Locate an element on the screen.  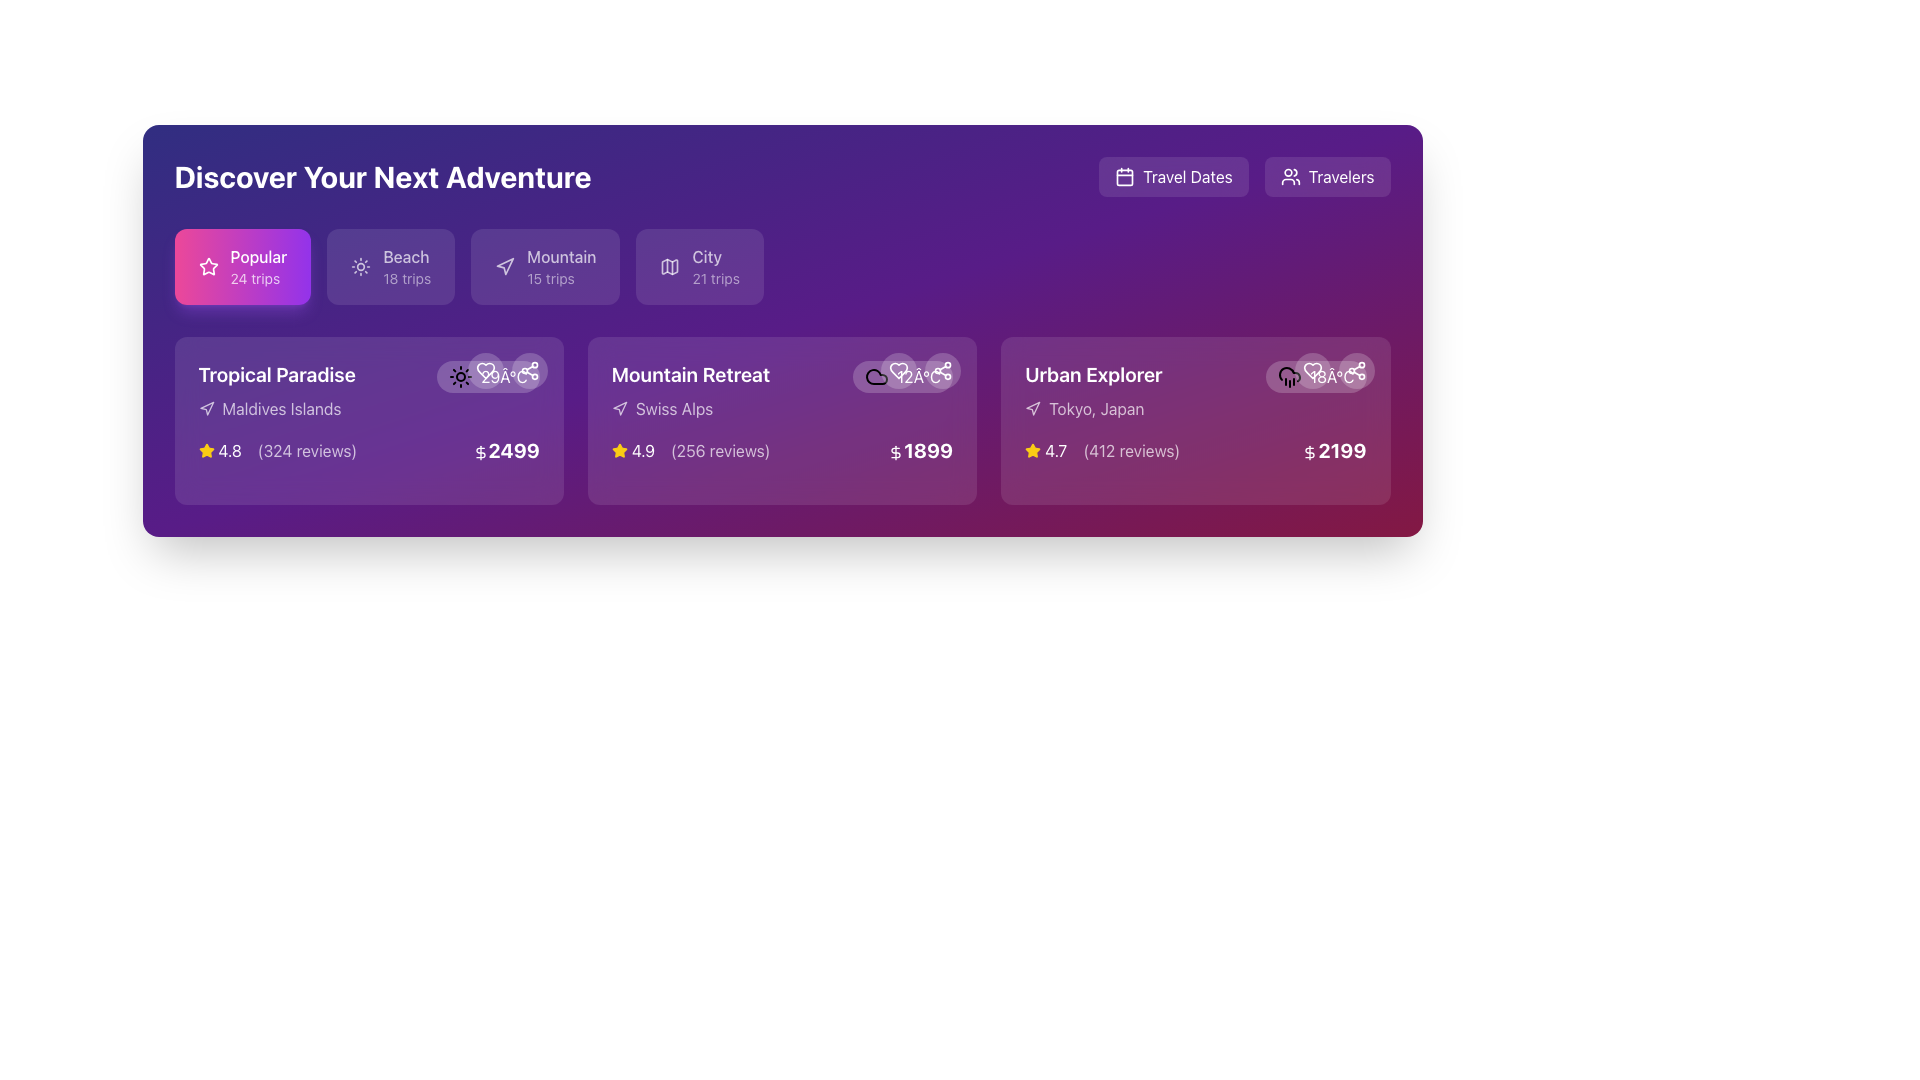
the 'share' button, which is the second circular button from the right in the top-right corner group of tools, located next to a heart-shaped button is located at coordinates (529, 370).